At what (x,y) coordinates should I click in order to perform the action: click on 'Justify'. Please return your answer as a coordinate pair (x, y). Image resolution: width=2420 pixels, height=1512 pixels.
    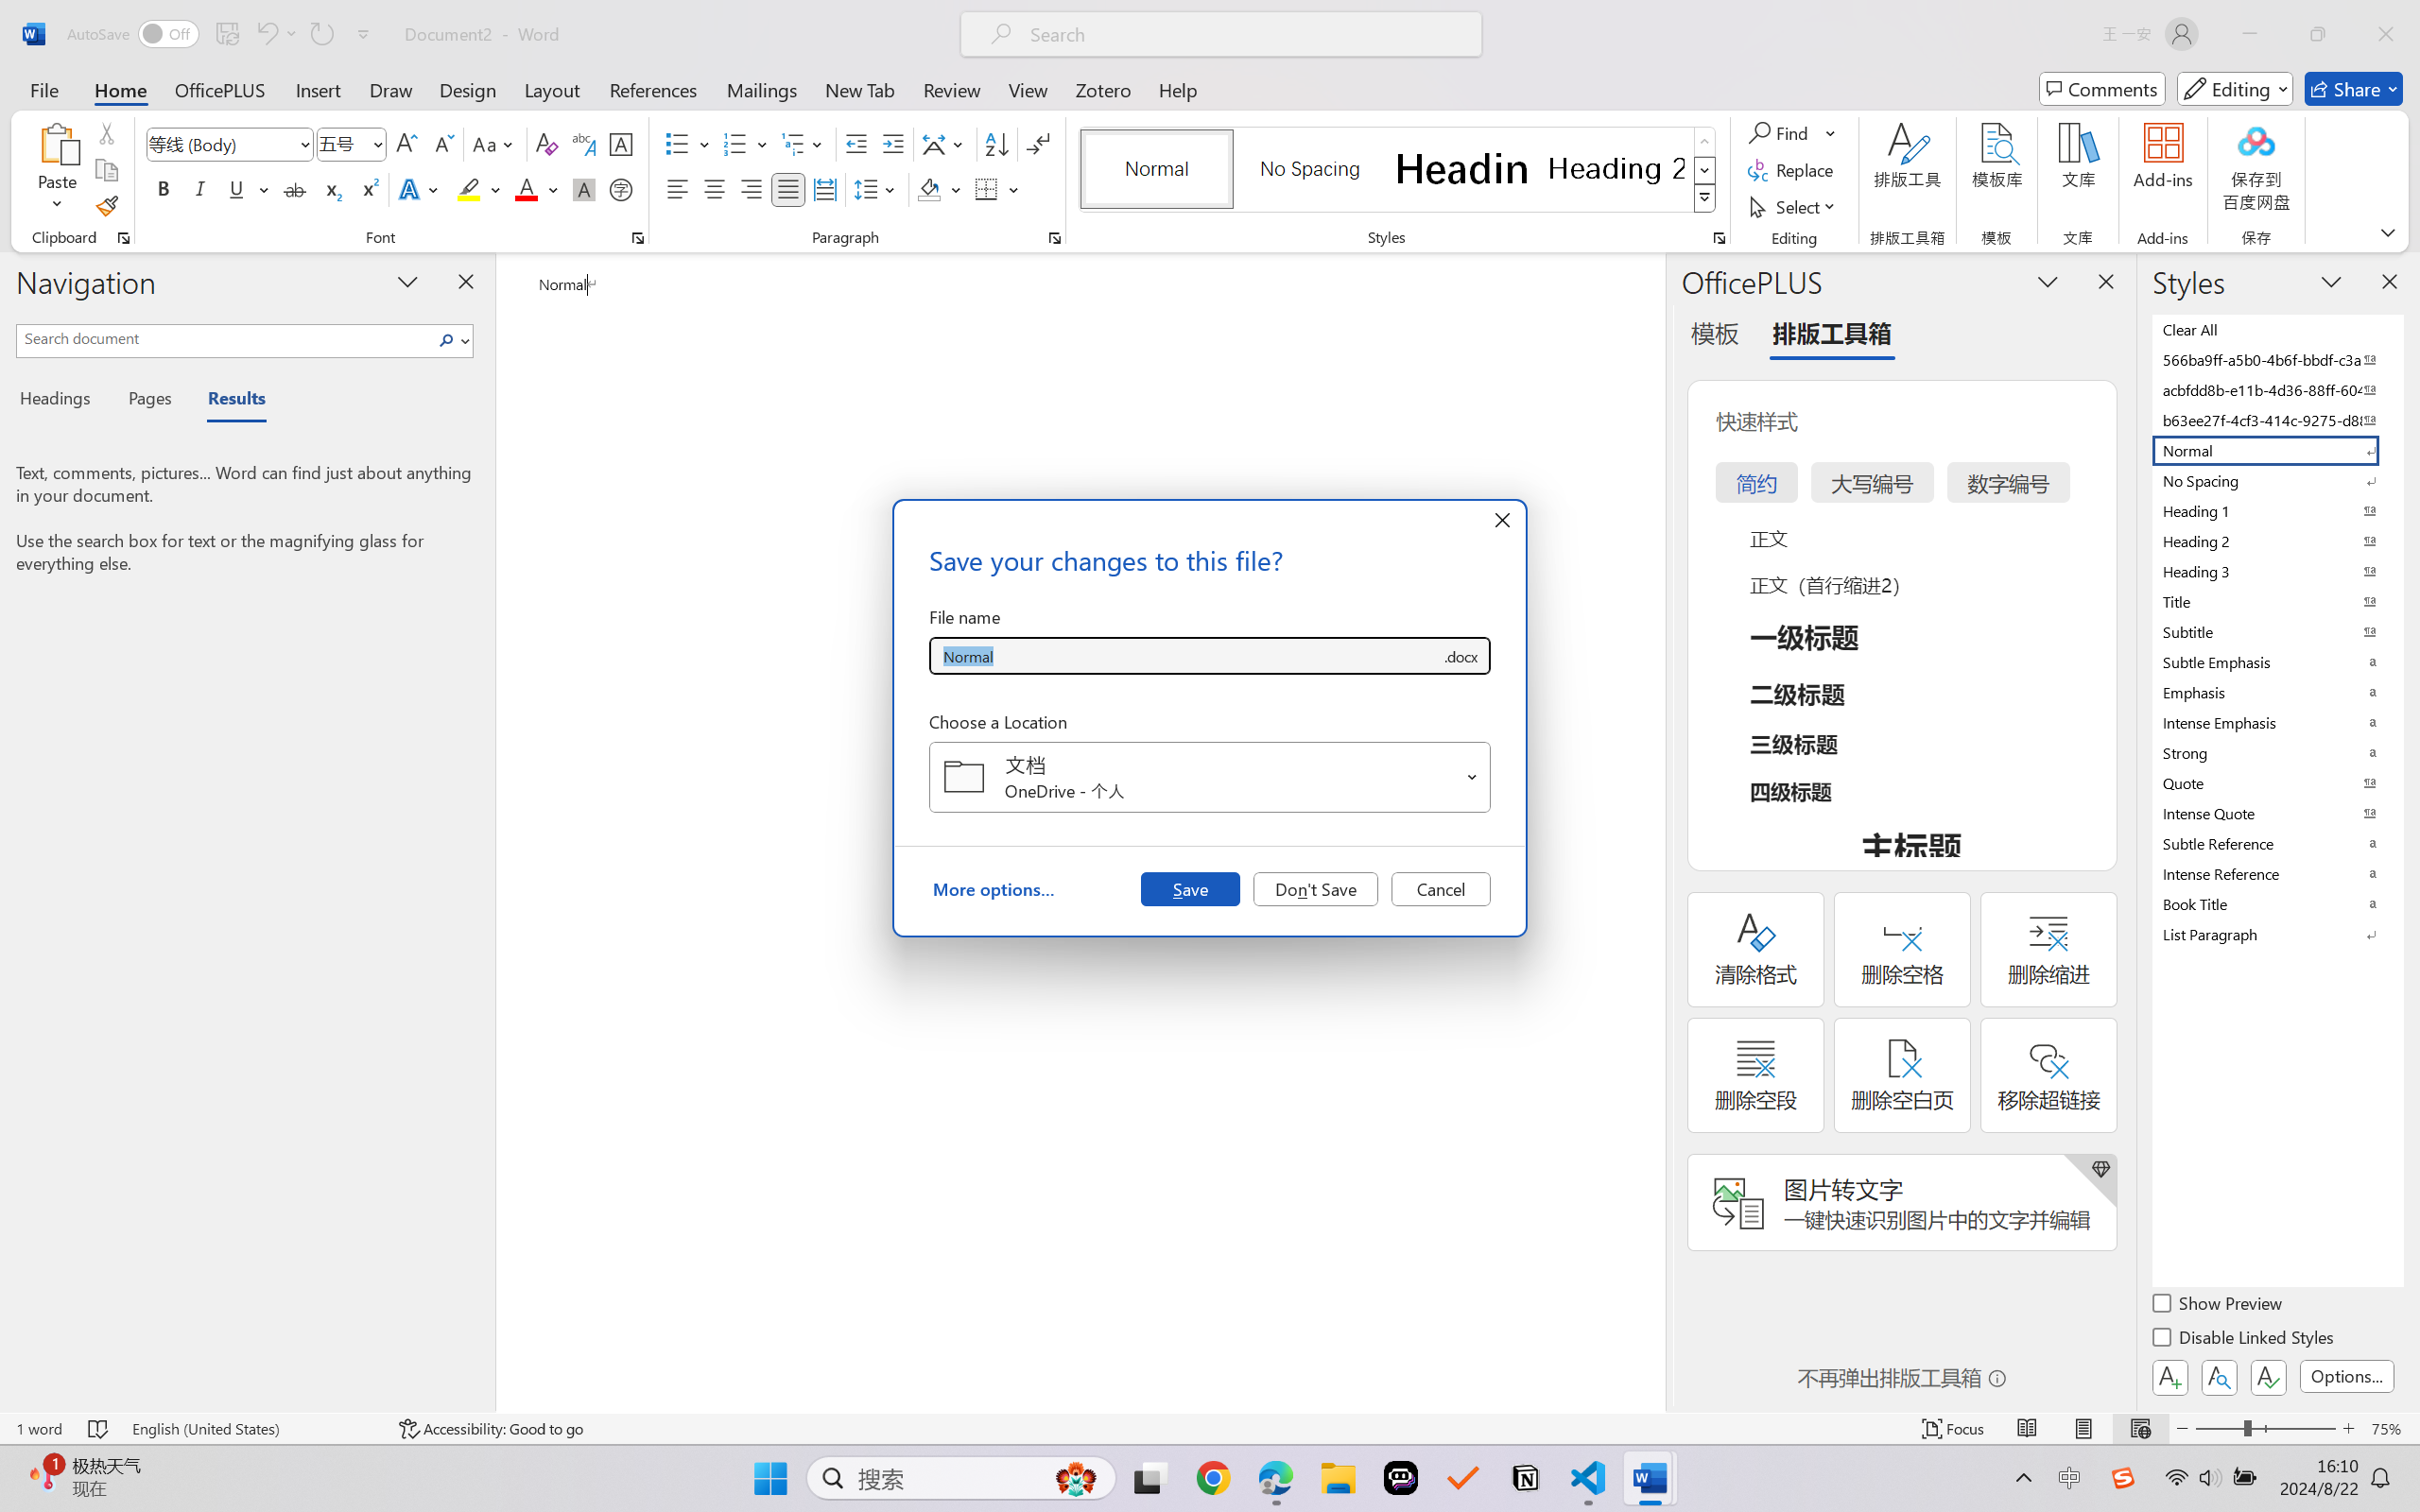
    Looking at the image, I should click on (787, 188).